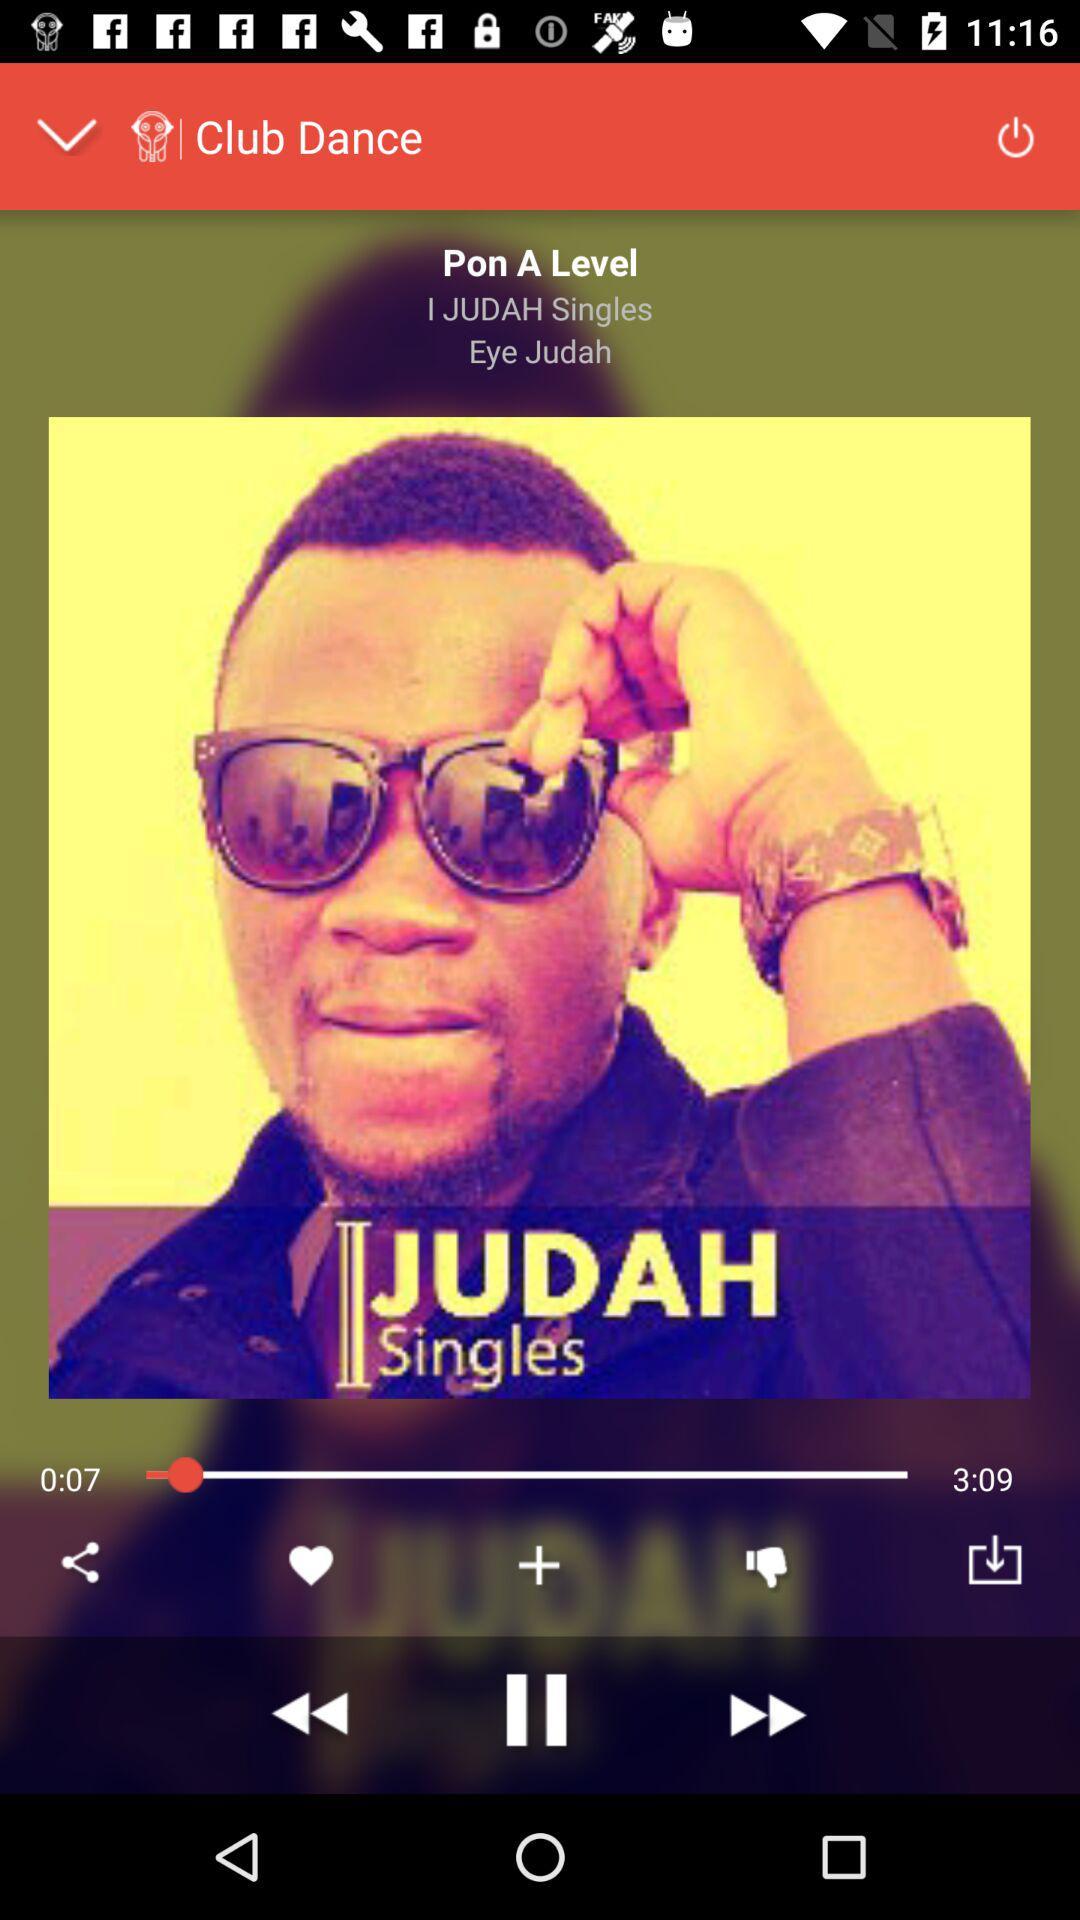 The width and height of the screenshot is (1080, 1920). Describe the element at coordinates (766, 1564) in the screenshot. I see `icon next to the 3:09` at that location.